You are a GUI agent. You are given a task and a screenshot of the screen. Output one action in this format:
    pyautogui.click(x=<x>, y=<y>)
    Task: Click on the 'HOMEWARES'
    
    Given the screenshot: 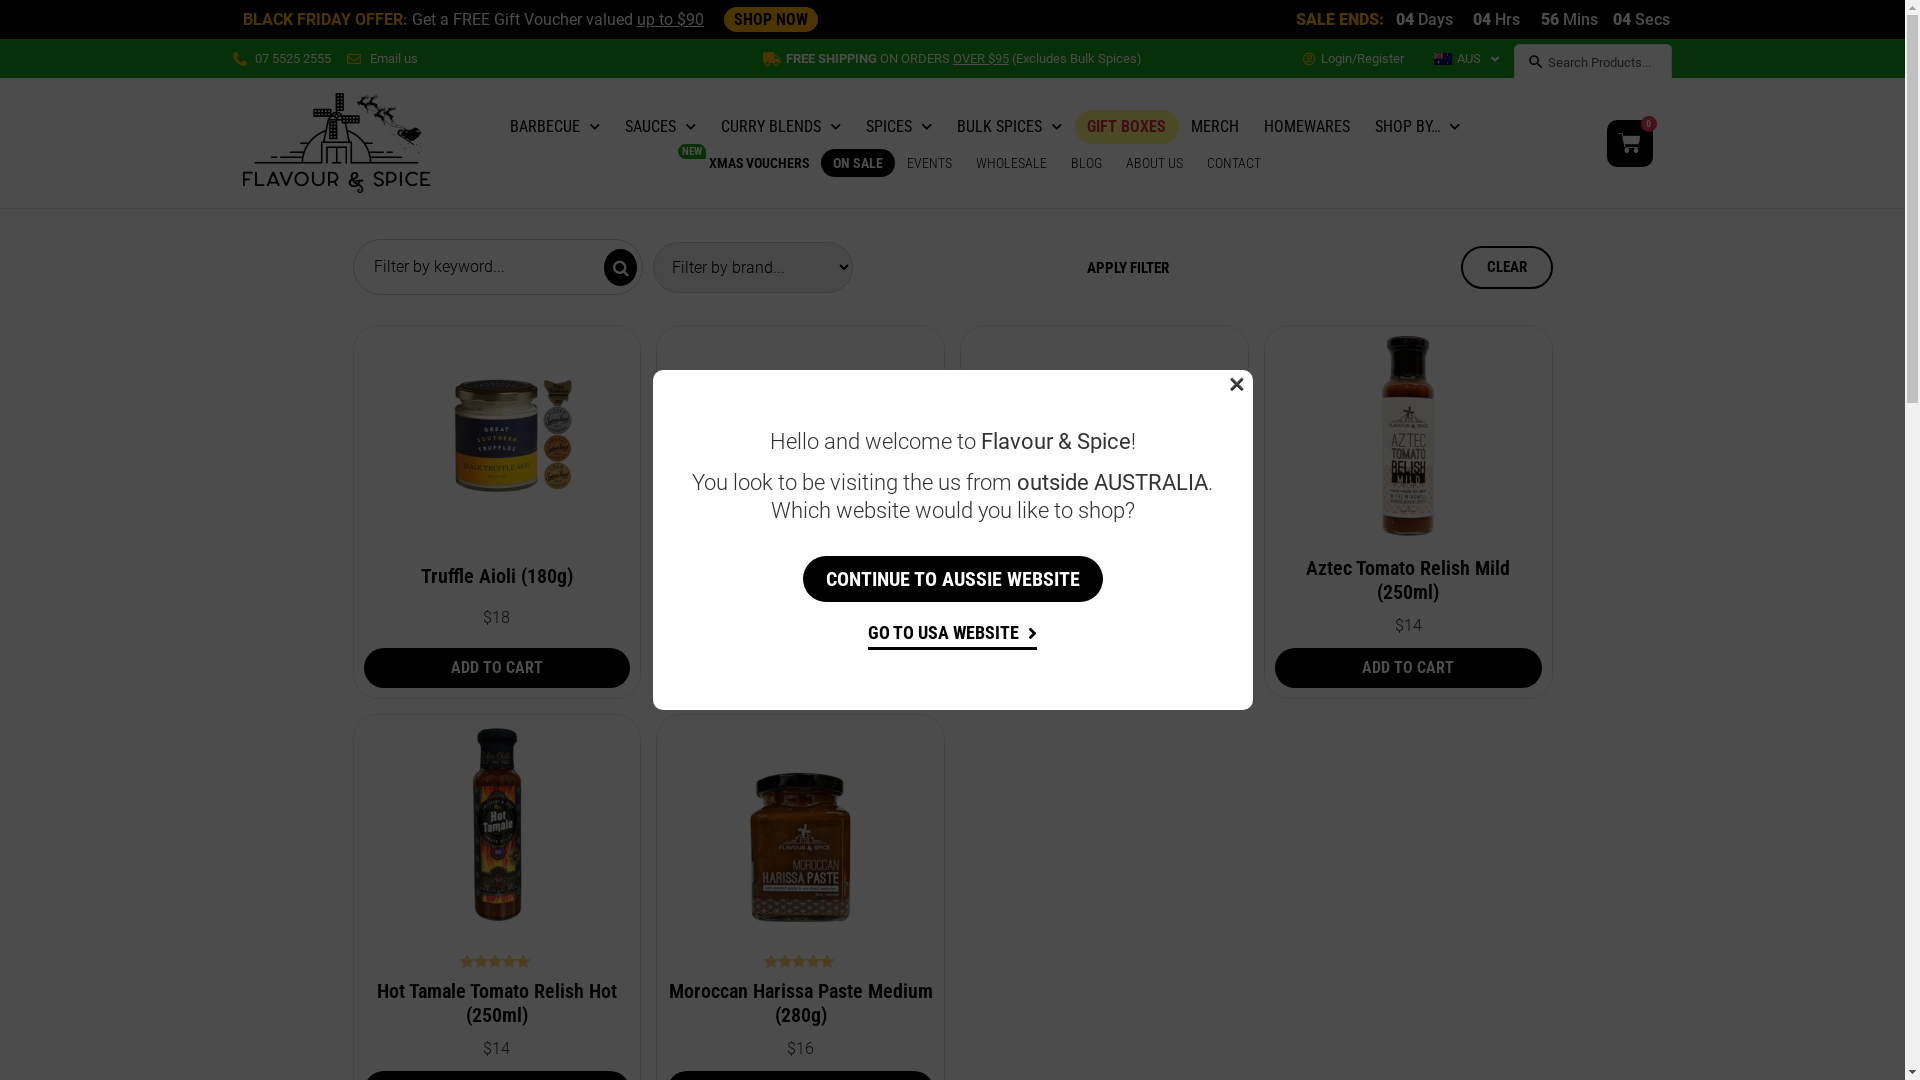 What is the action you would take?
    pyautogui.click(x=1306, y=127)
    